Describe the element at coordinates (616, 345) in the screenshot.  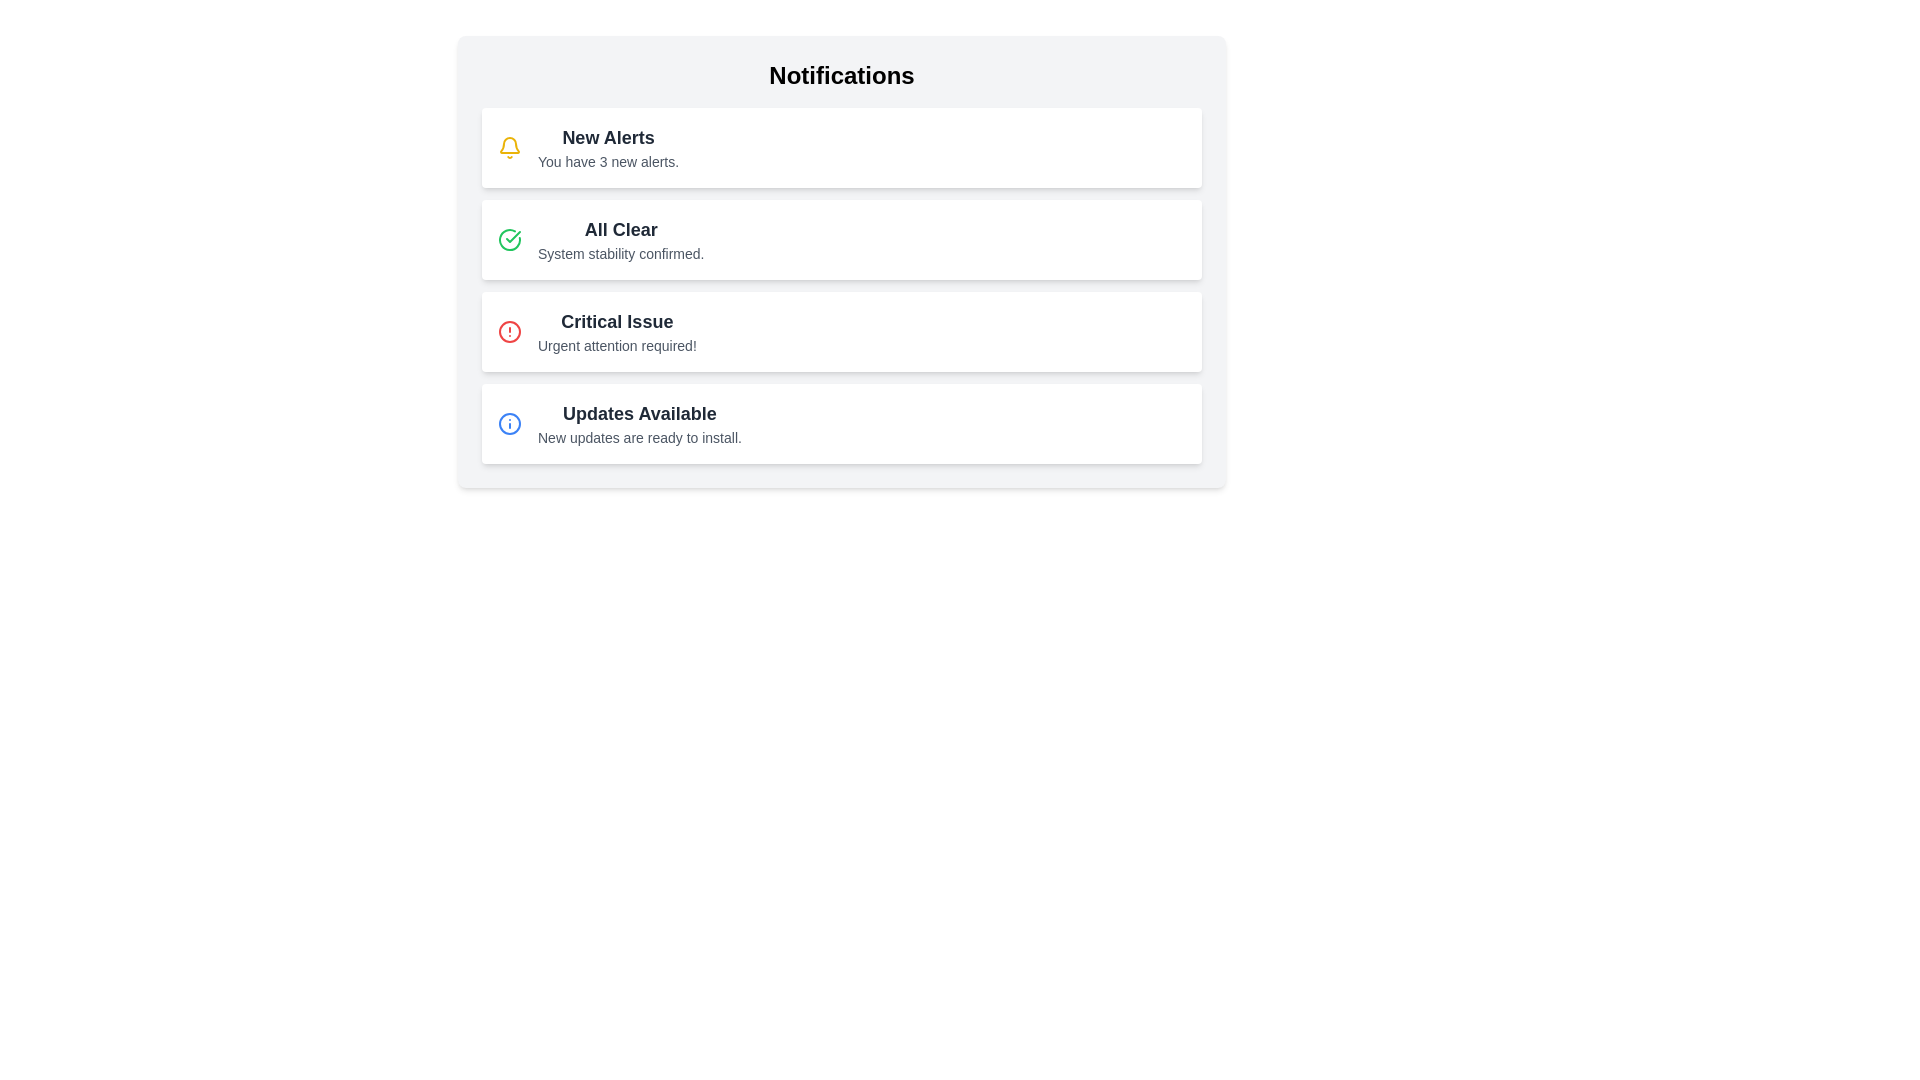
I see `the text label displaying 'Urgent attention required!' located beneath the 'Critical Issue' text in the third row of the notification card` at that location.